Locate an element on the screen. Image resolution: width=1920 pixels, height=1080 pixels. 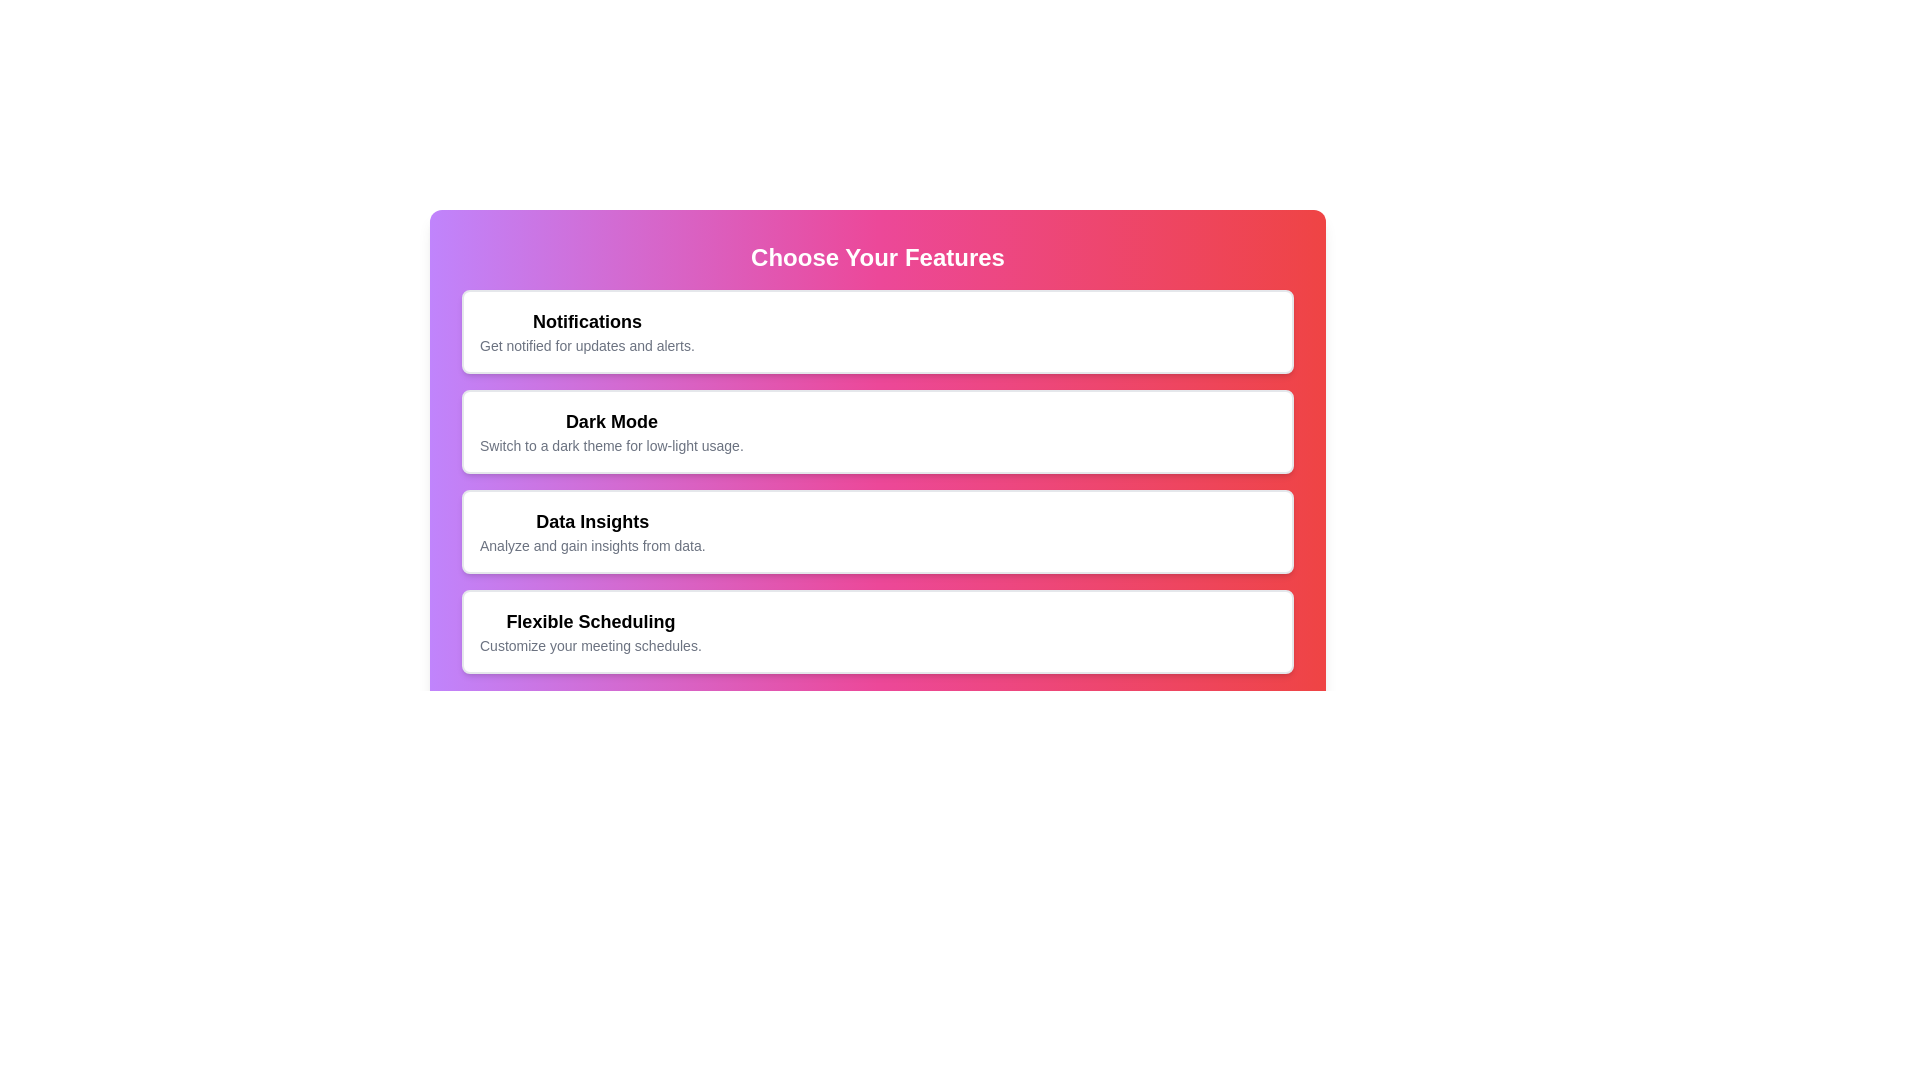
the 'Data Insights' interactive card, which is the third card in a vertical list of four cards, positioned between 'Dark Mode' and 'Flexible Scheduling' is located at coordinates (878, 531).